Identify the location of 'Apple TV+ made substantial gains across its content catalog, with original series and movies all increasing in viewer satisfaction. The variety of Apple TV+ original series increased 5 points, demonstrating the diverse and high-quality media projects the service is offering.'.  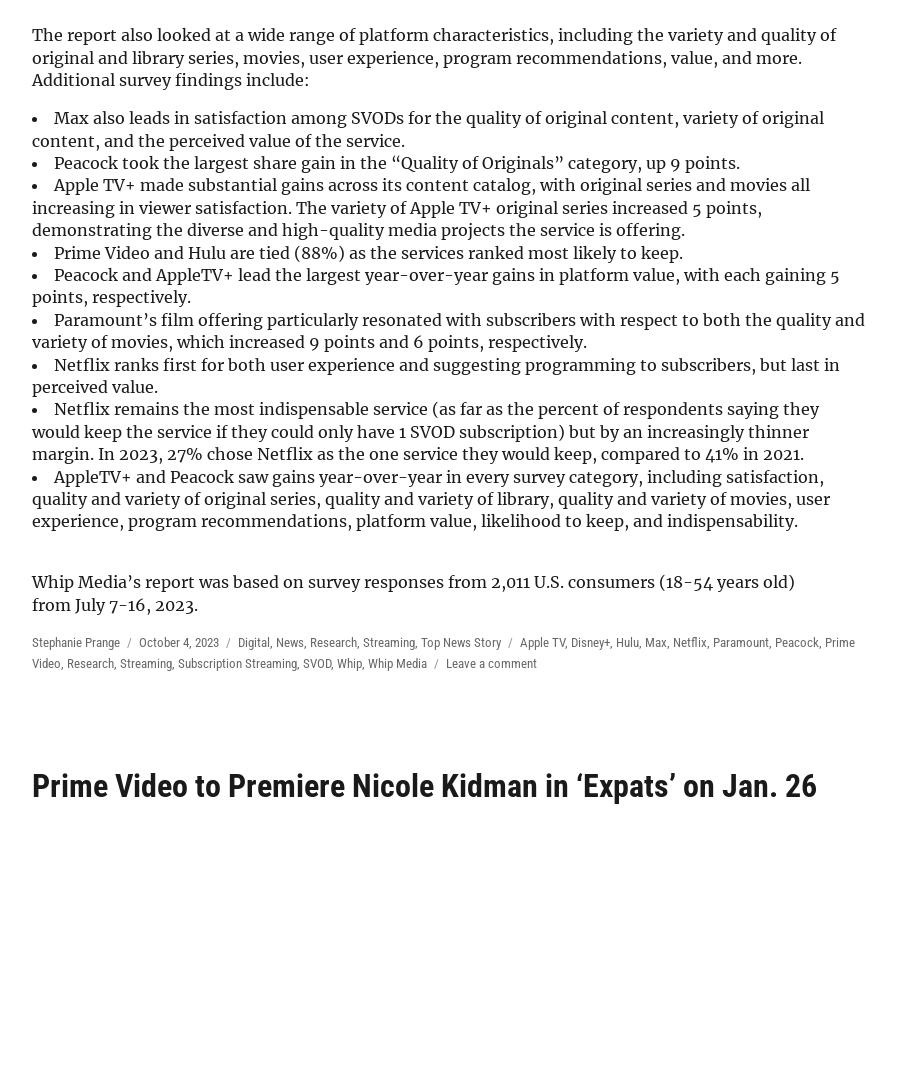
(421, 206).